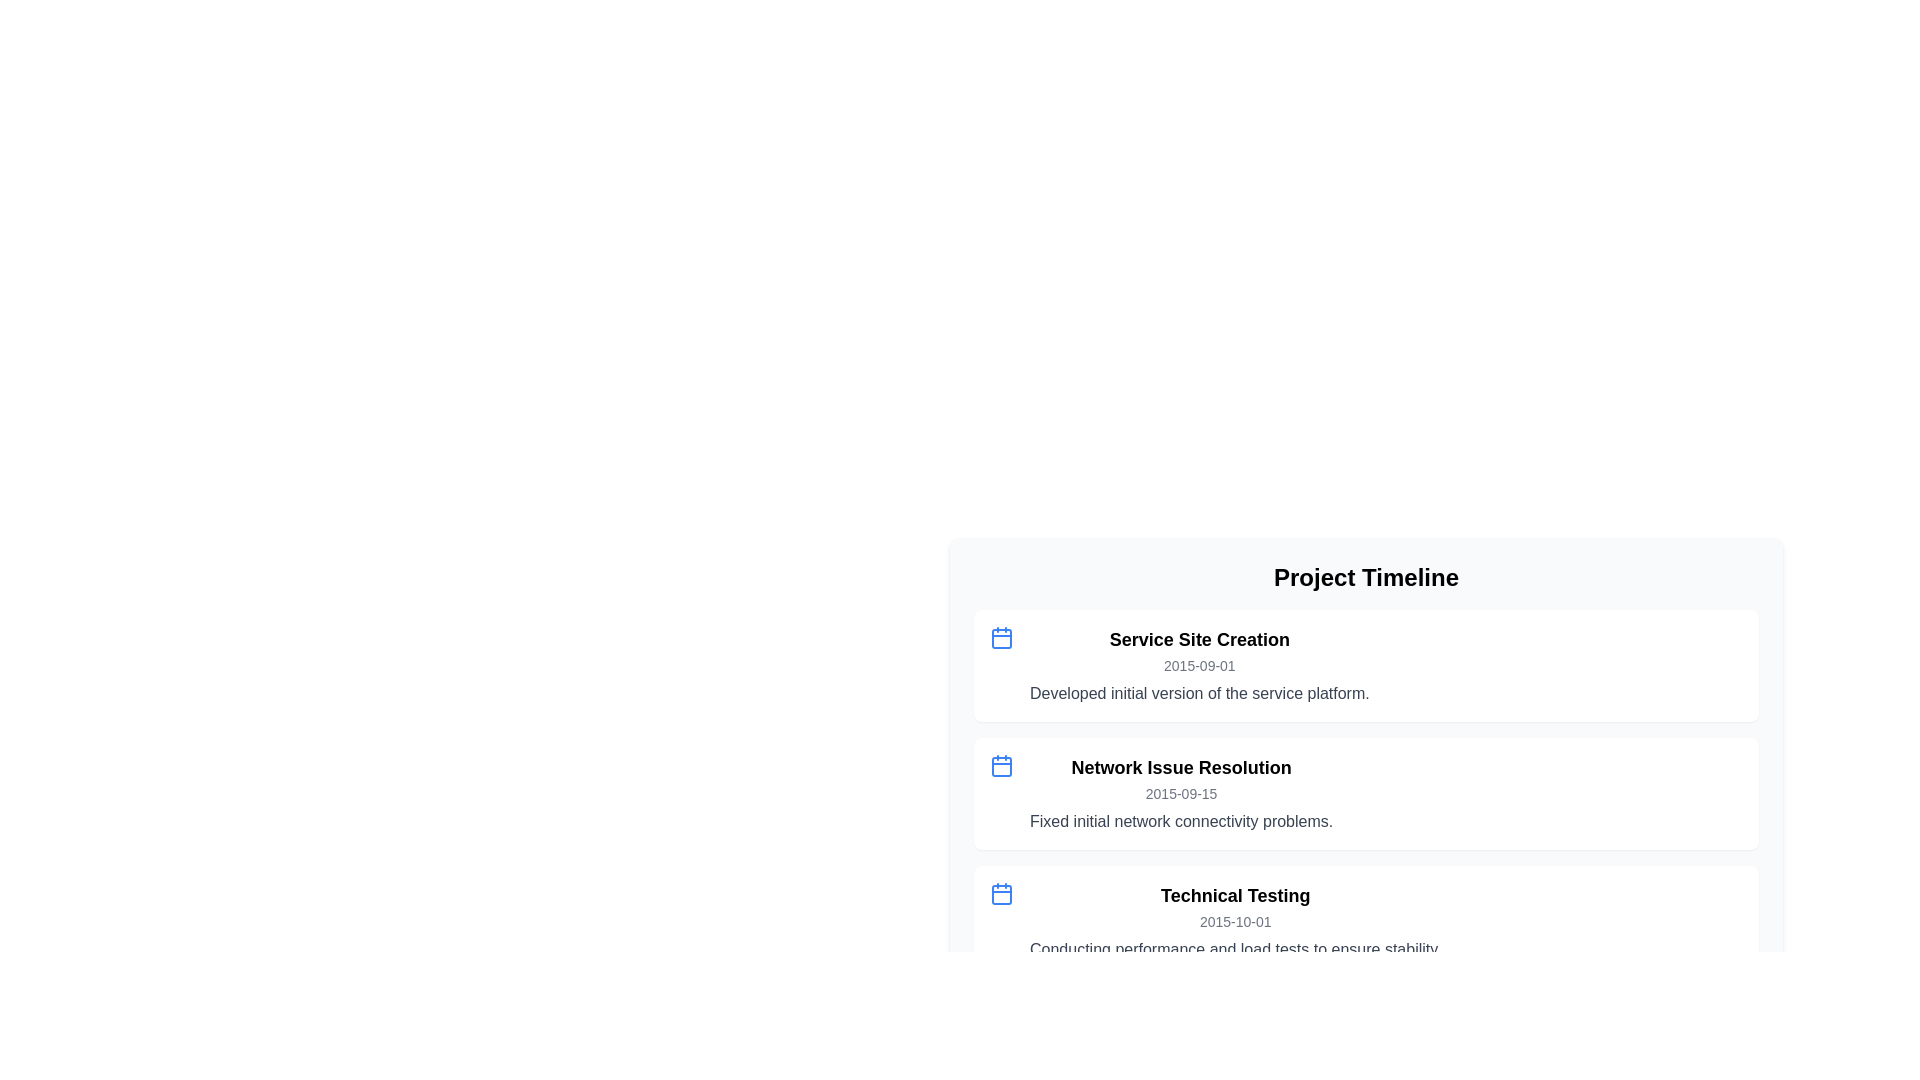  Describe the element at coordinates (1199, 693) in the screenshot. I see `the text element that reads 'Developed initial version of the service platform.' located beneath the heading 'Service Site Creation' in the 'Project Timeline' section` at that location.